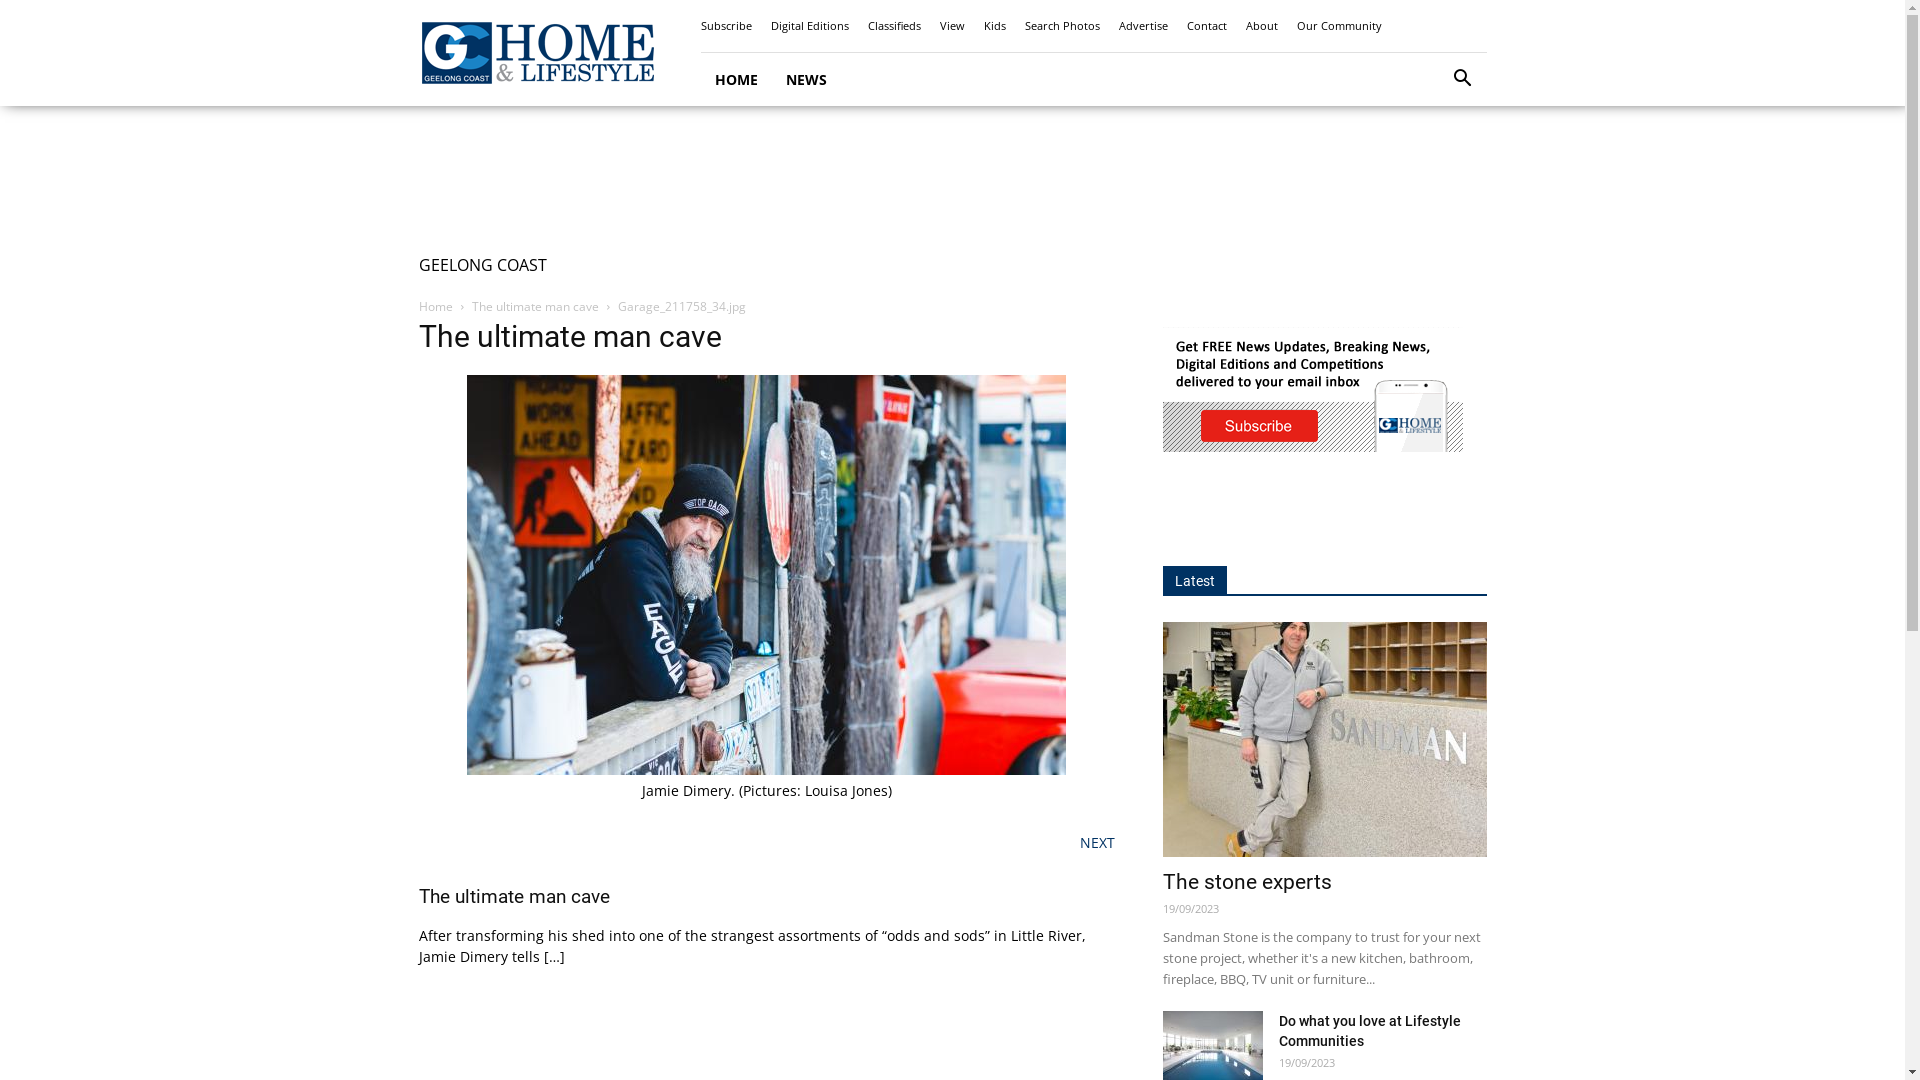 Image resolution: width=1920 pixels, height=1080 pixels. What do you see at coordinates (893, 25) in the screenshot?
I see `'Classifieds'` at bounding box center [893, 25].